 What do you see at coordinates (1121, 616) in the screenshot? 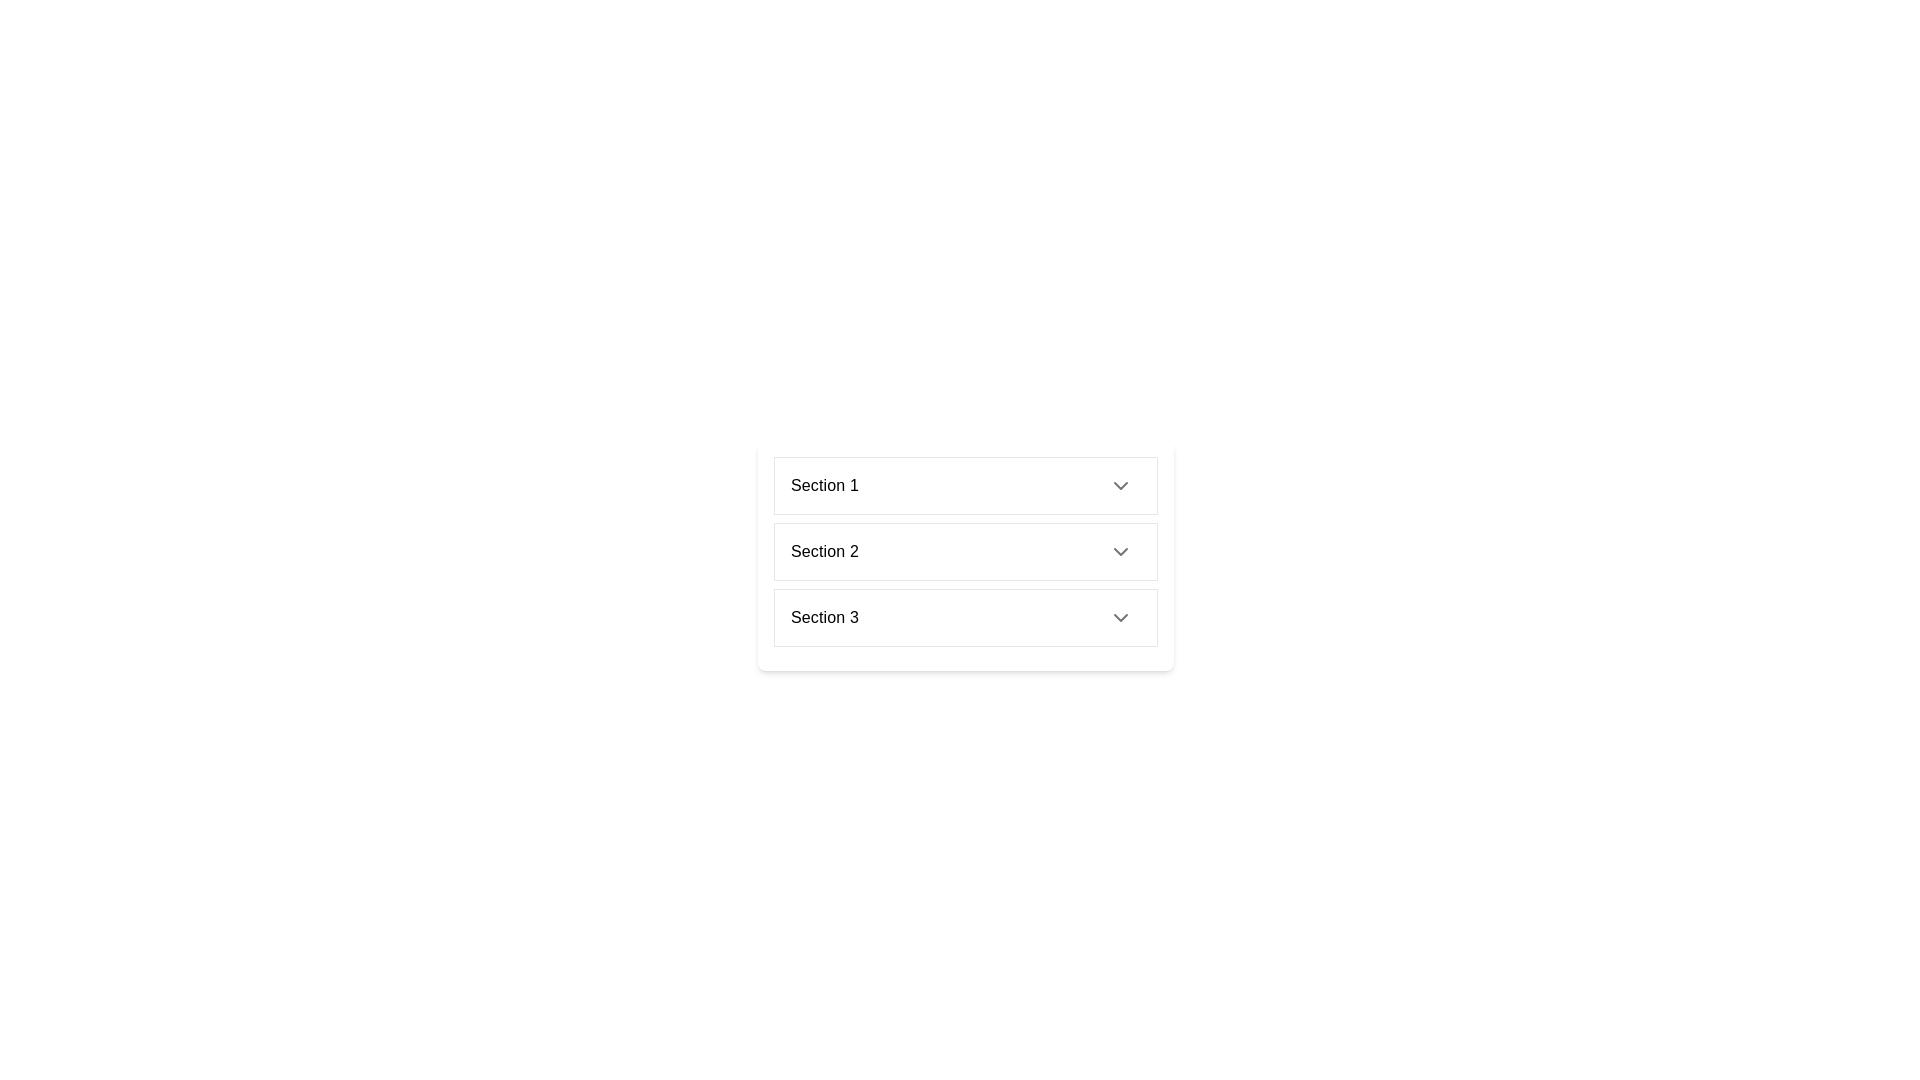
I see `the icon within the clickable button on the right side of the 'Section 3' row` at bounding box center [1121, 616].